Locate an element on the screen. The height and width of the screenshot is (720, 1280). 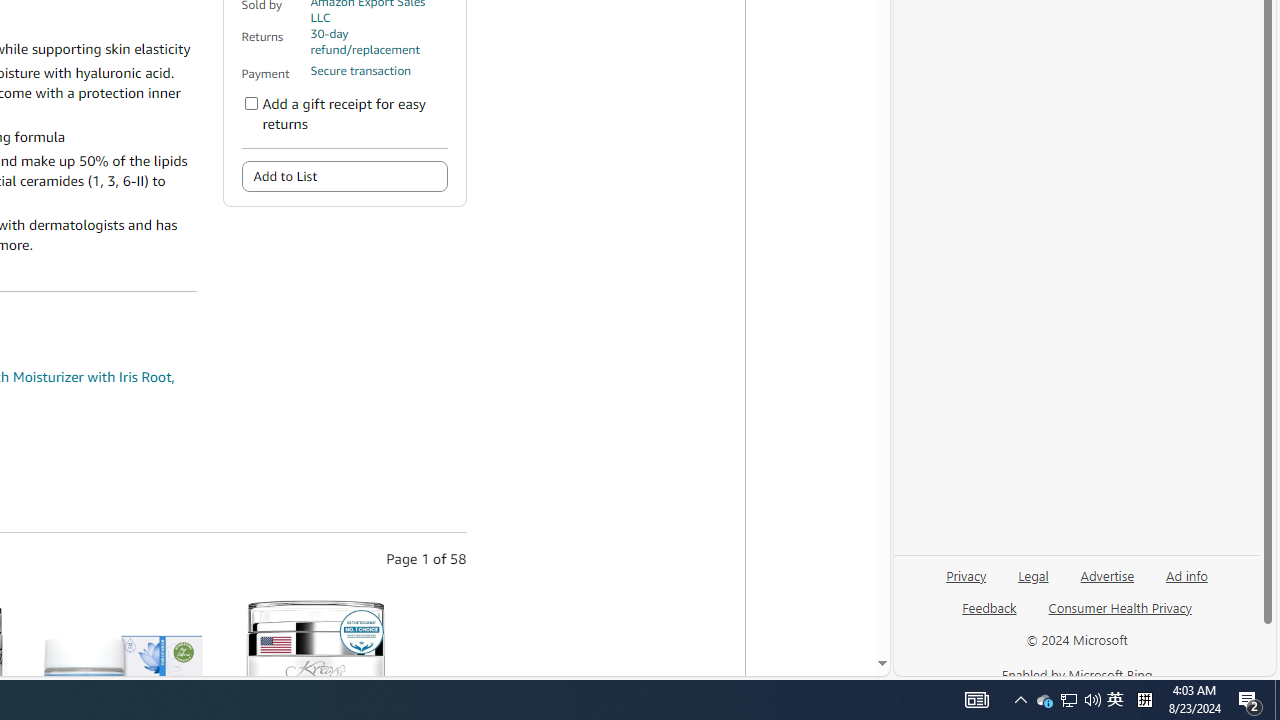
'Add to List' is located at coordinates (344, 175).